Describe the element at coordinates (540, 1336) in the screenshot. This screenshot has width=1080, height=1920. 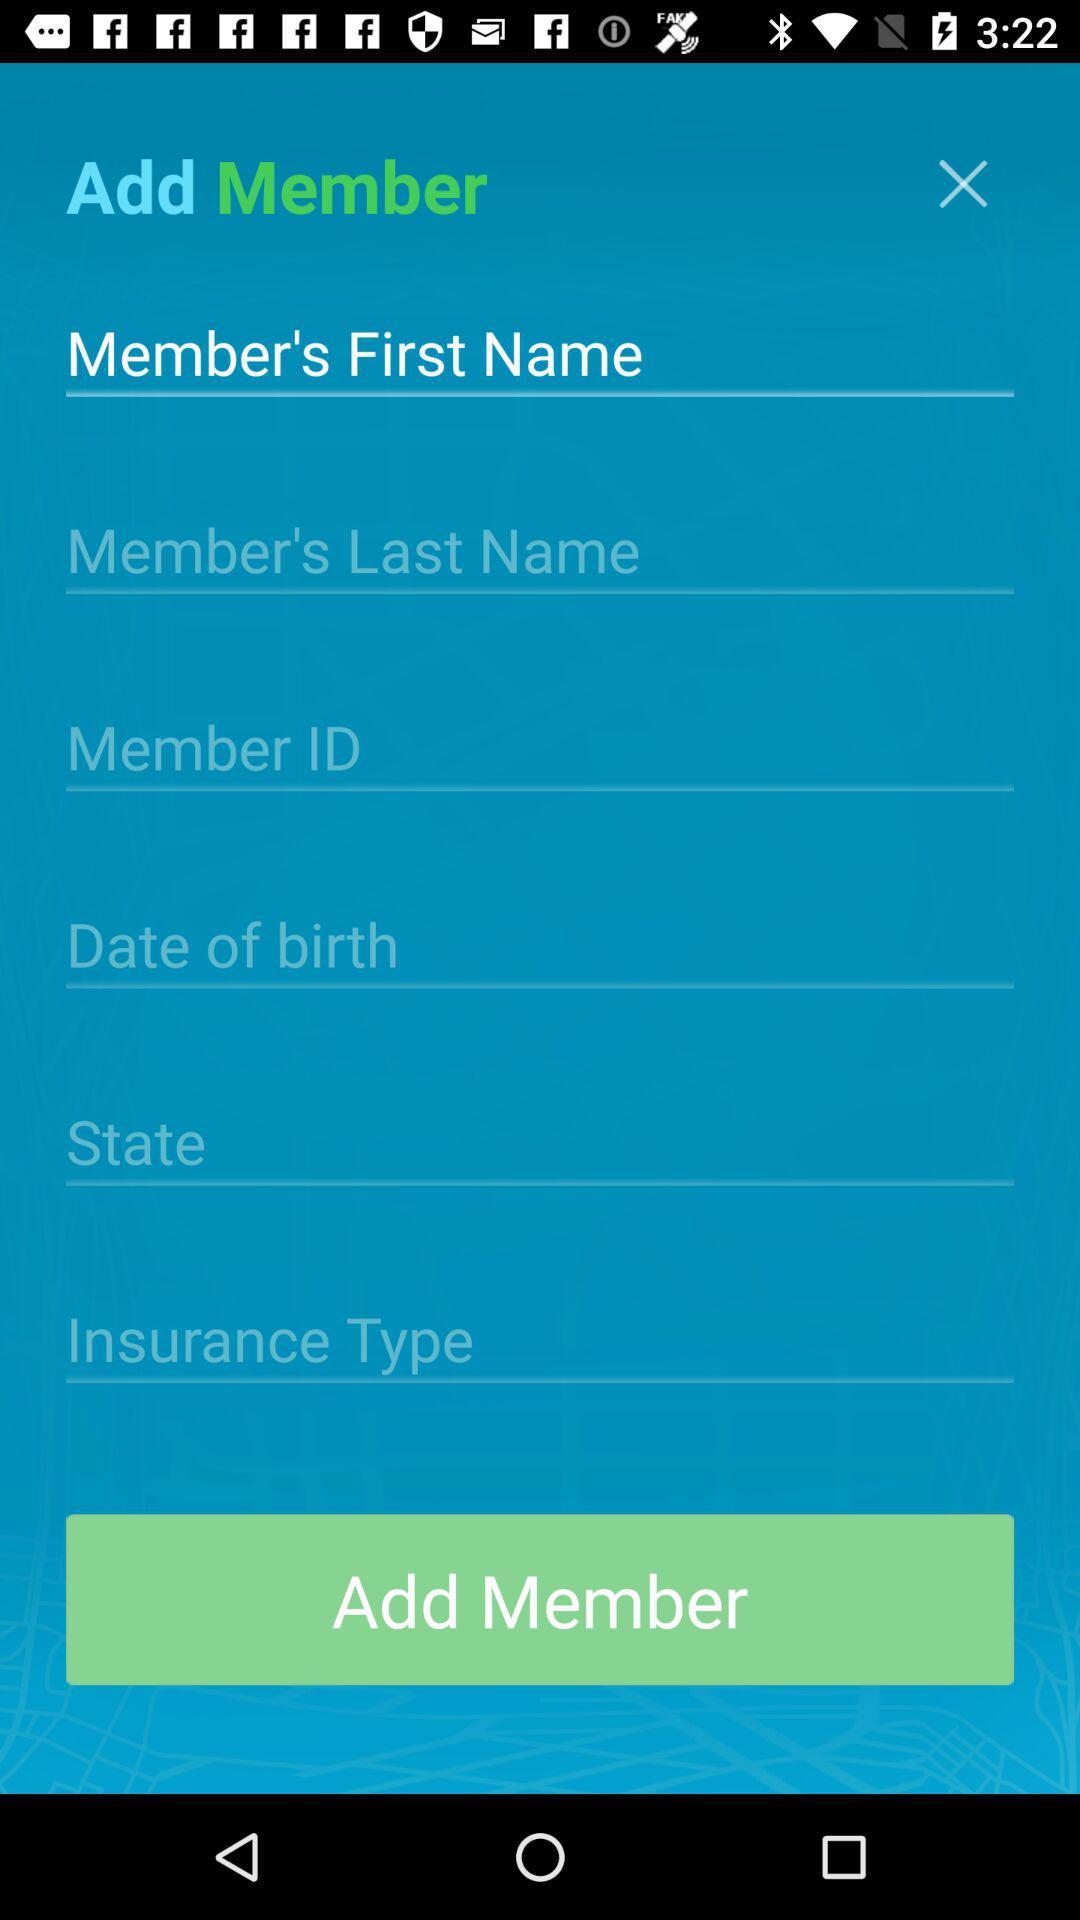
I see `insurance type` at that location.